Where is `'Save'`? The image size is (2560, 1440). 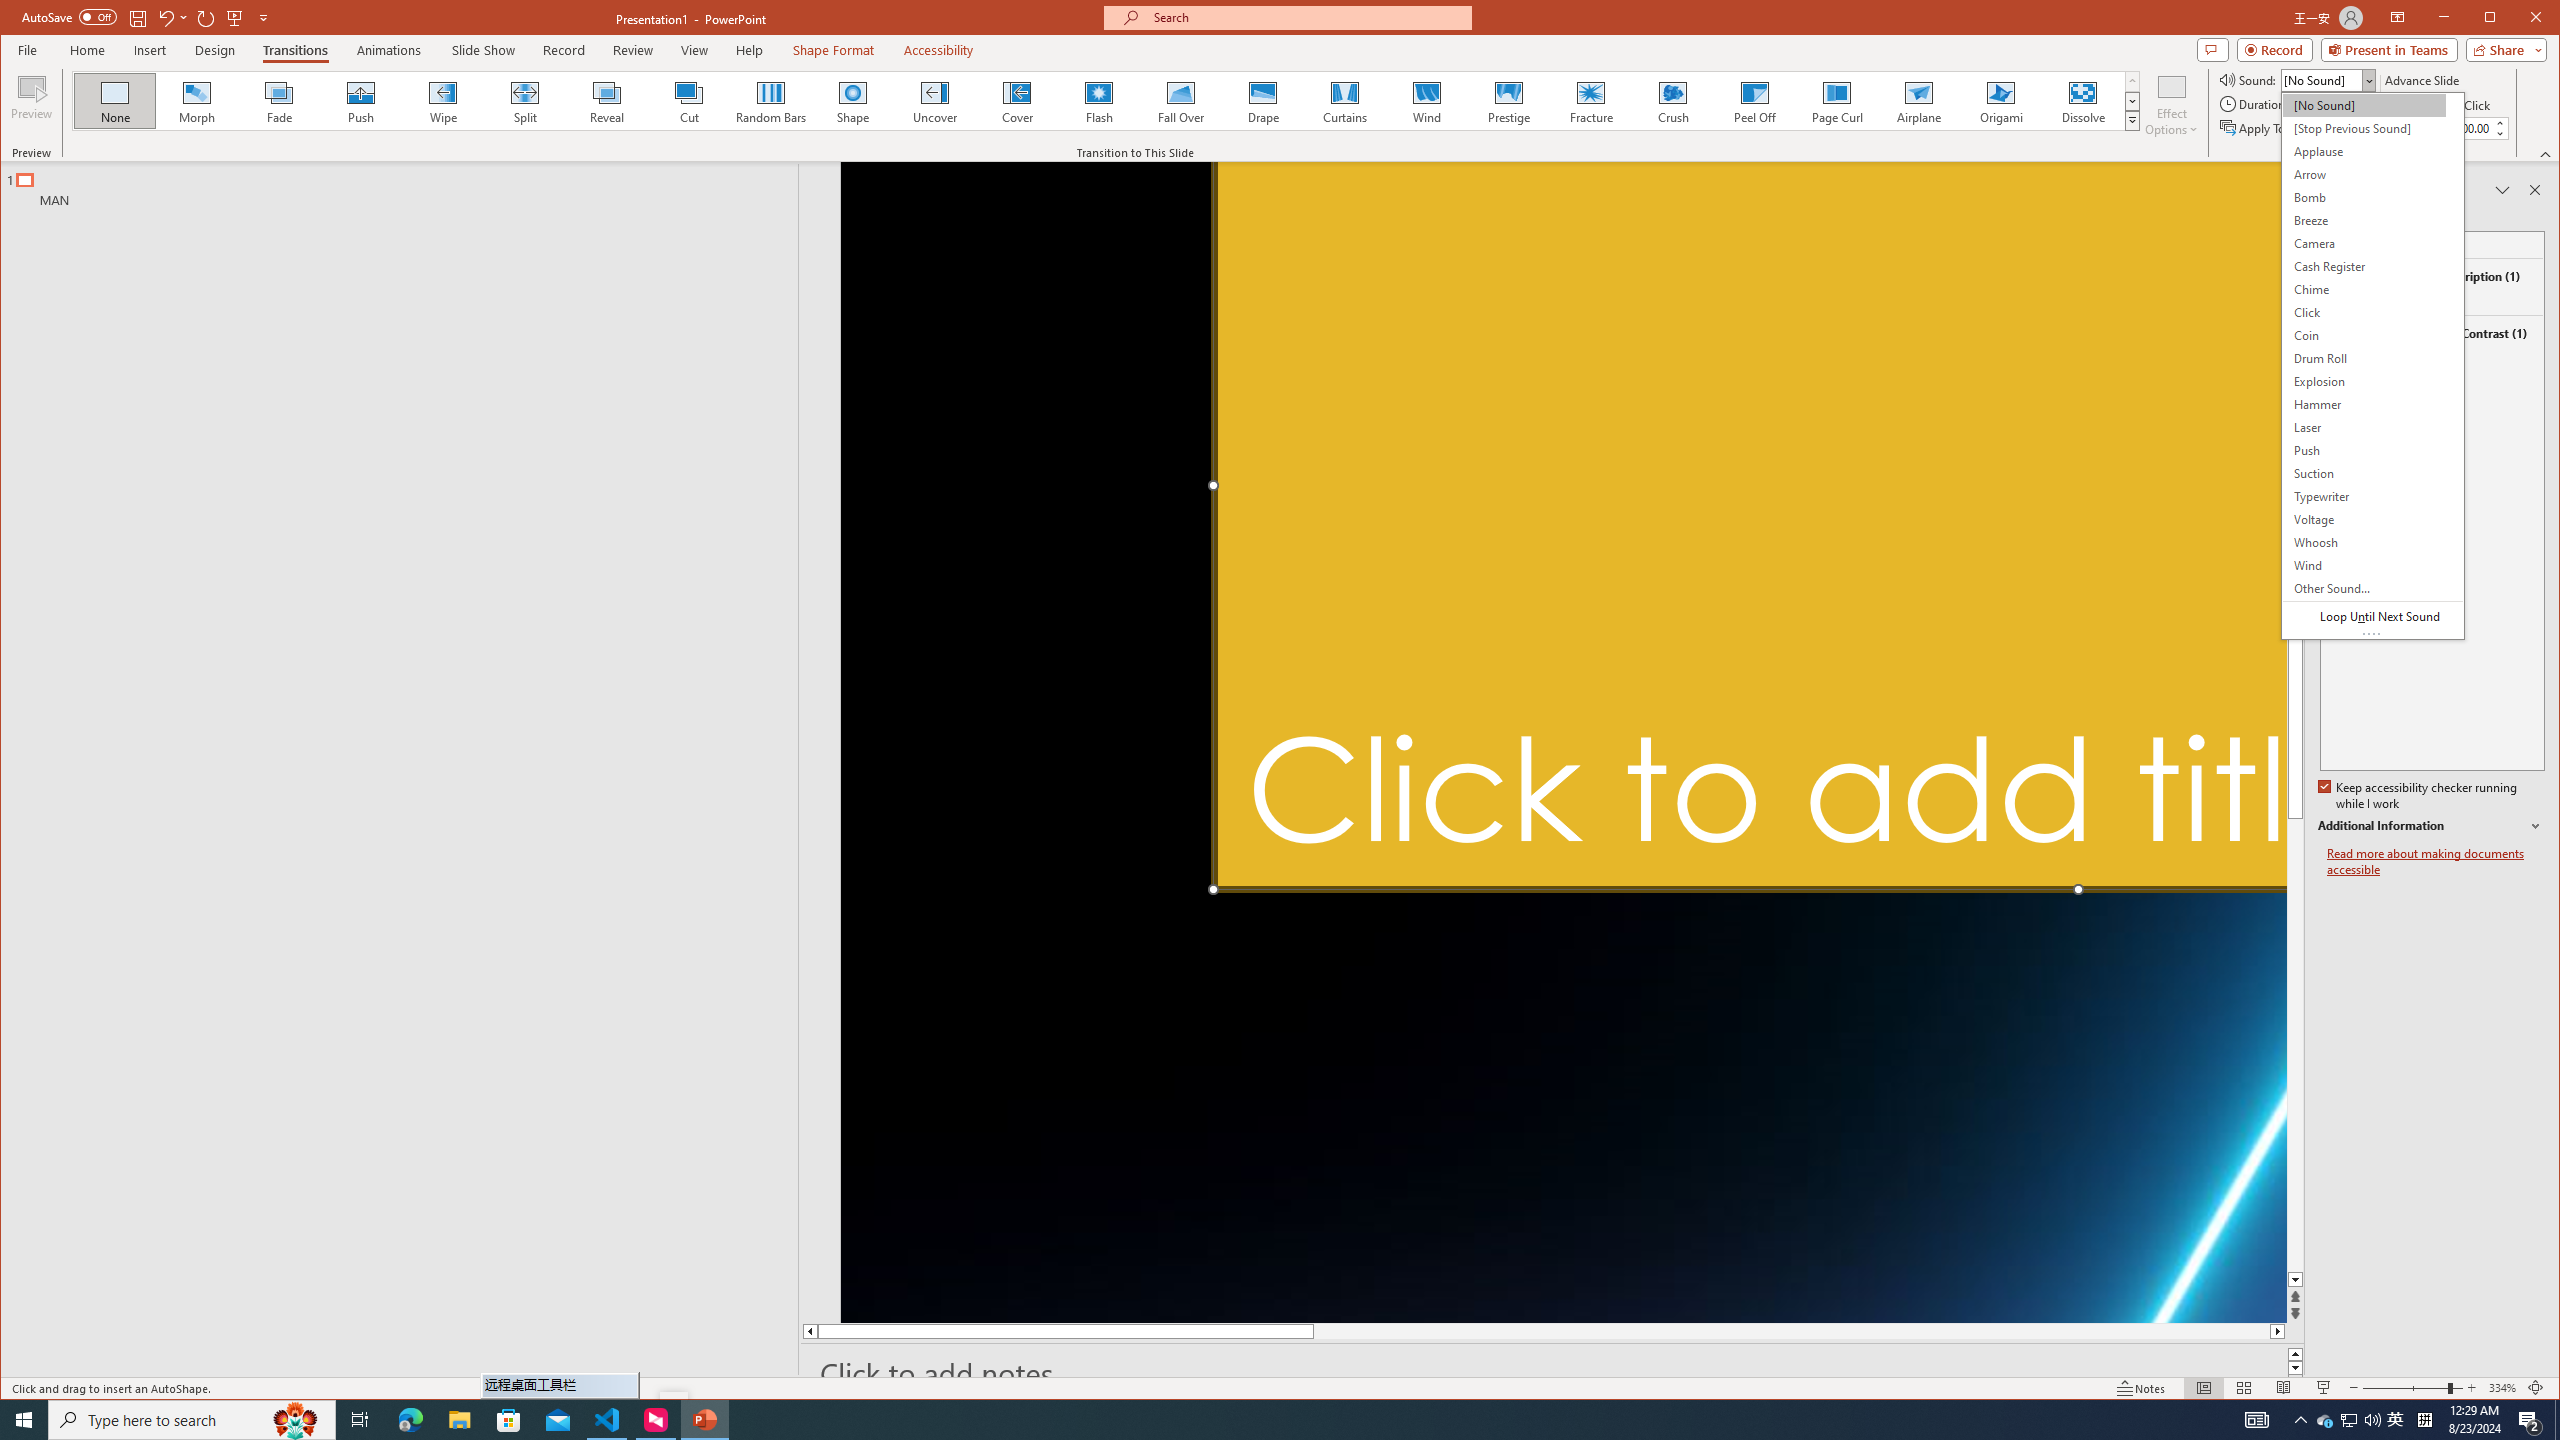 'Save' is located at coordinates (135, 16).